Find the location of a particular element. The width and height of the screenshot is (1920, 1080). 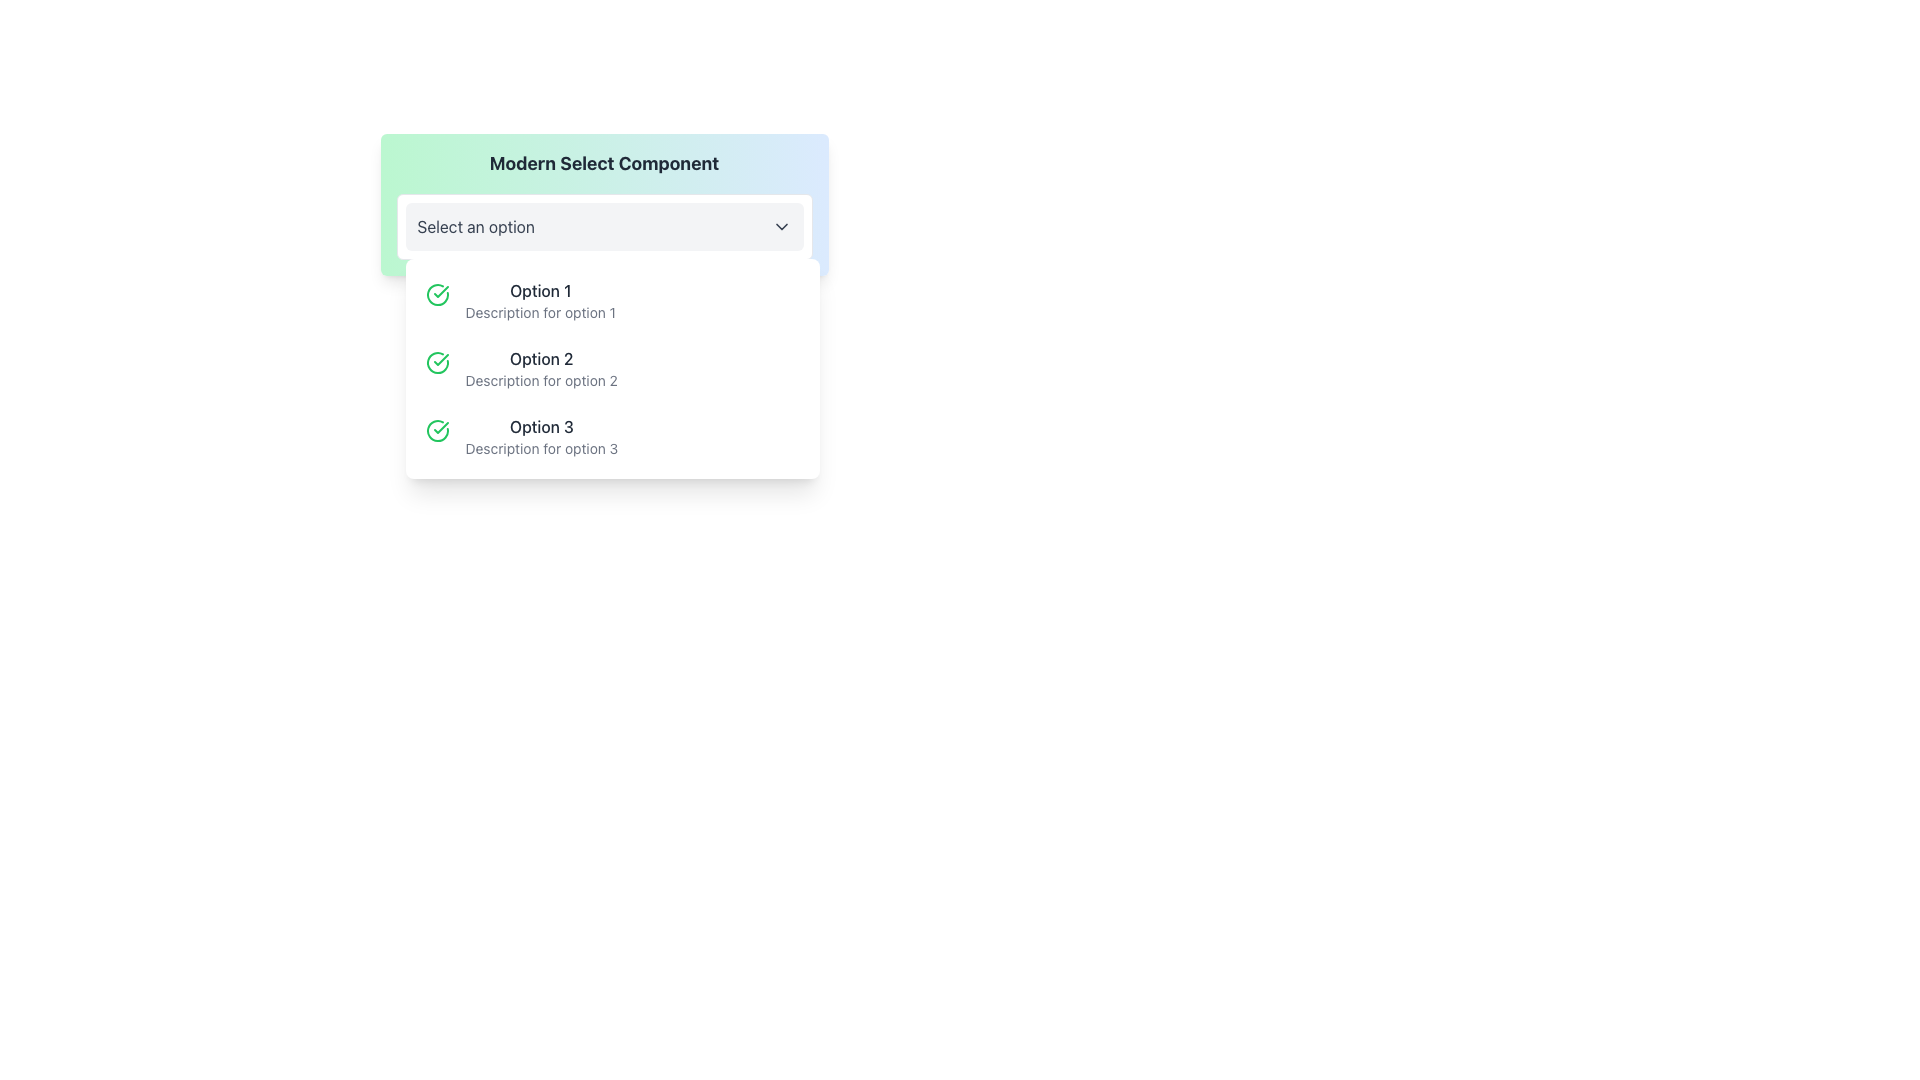

the second option label in the dropdown list, which is positioned between 'Option 1' and 'Option 3' is located at coordinates (541, 357).